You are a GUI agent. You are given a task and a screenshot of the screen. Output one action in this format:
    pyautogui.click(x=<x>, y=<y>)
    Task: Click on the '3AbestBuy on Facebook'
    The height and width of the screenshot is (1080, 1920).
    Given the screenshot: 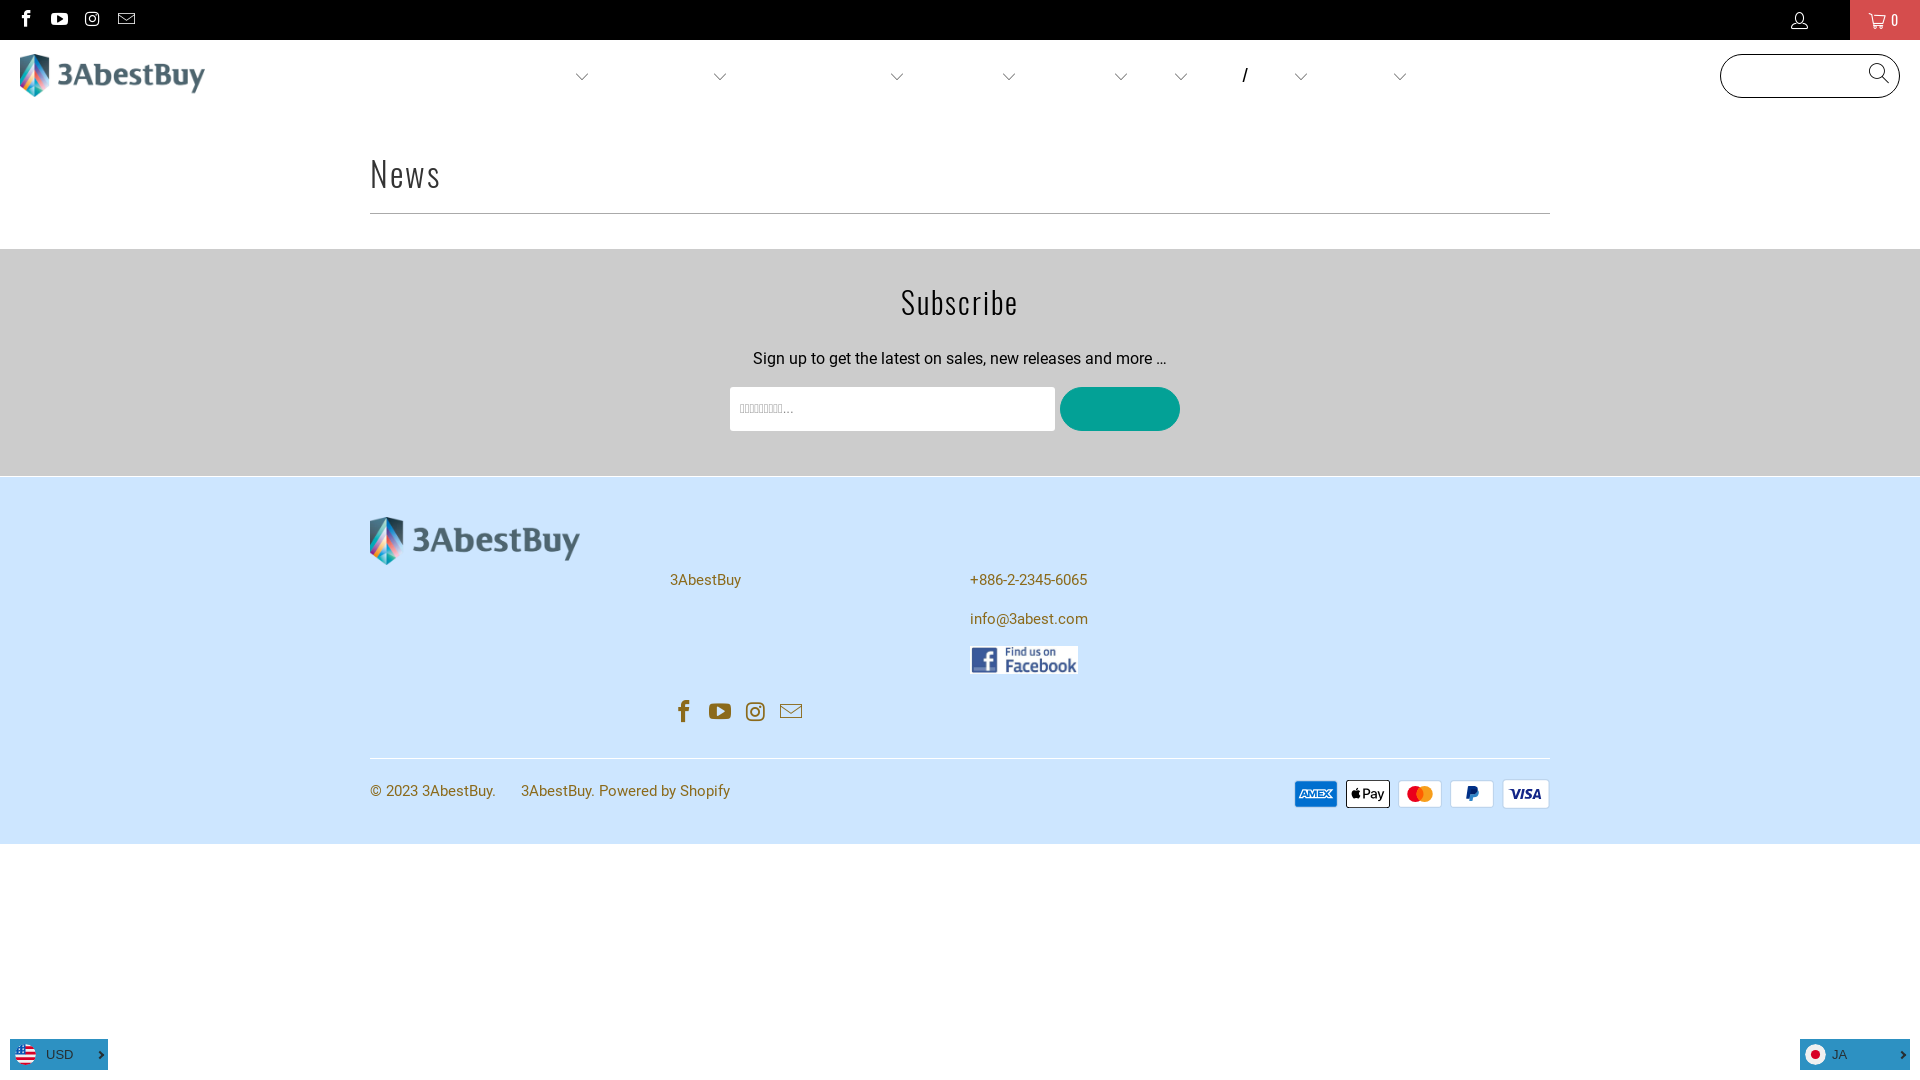 What is the action you would take?
    pyautogui.click(x=24, y=19)
    